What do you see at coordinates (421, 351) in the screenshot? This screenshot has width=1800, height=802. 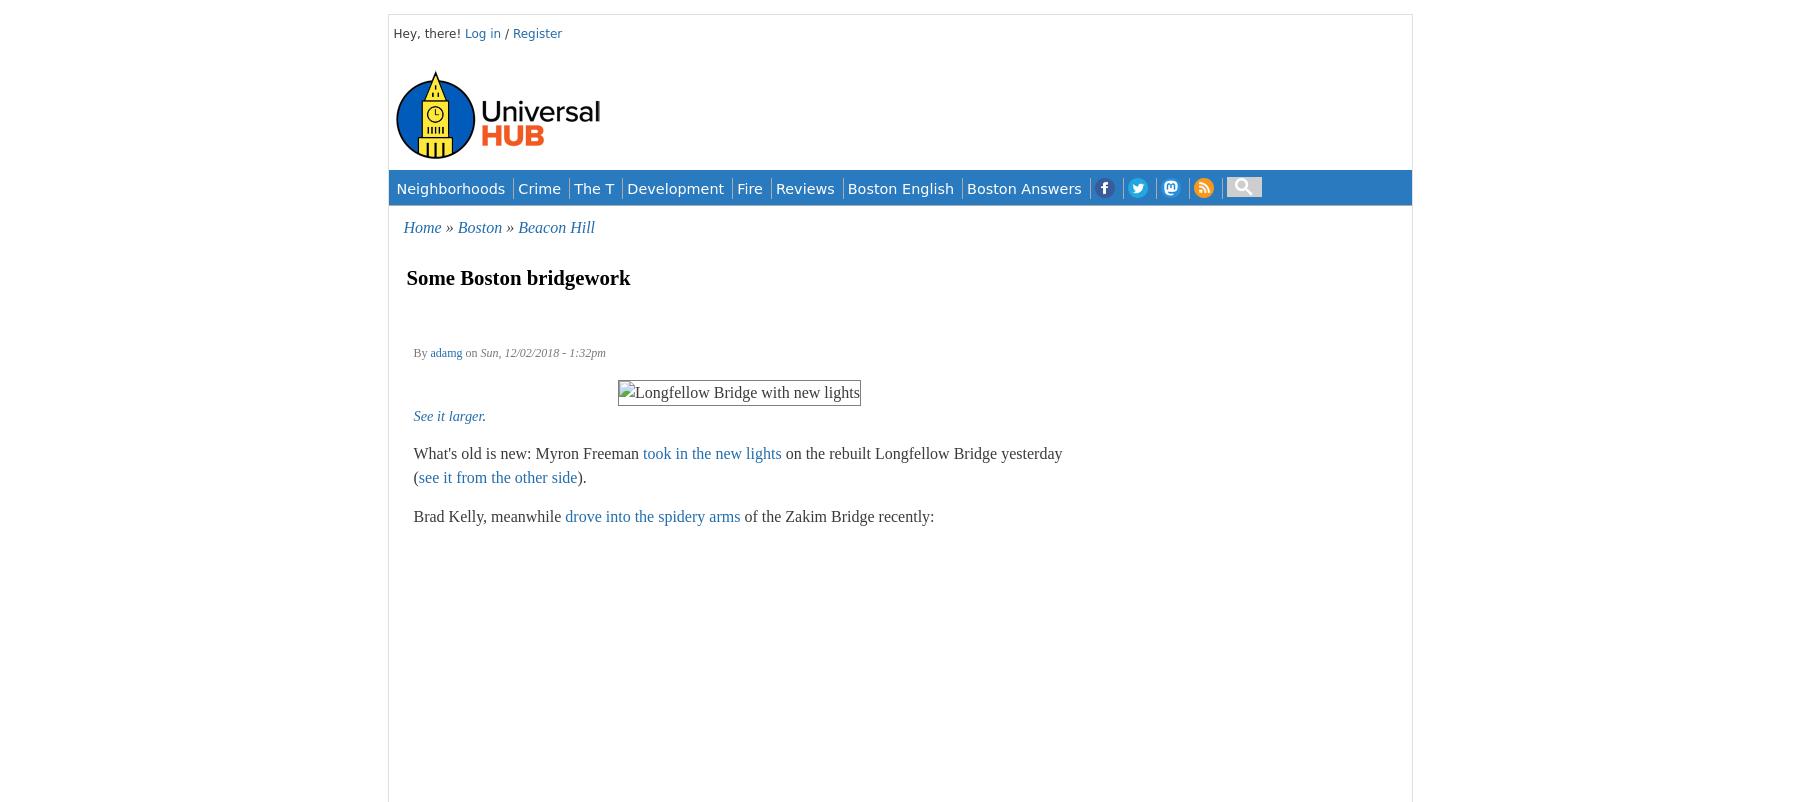 I see `'By'` at bounding box center [421, 351].